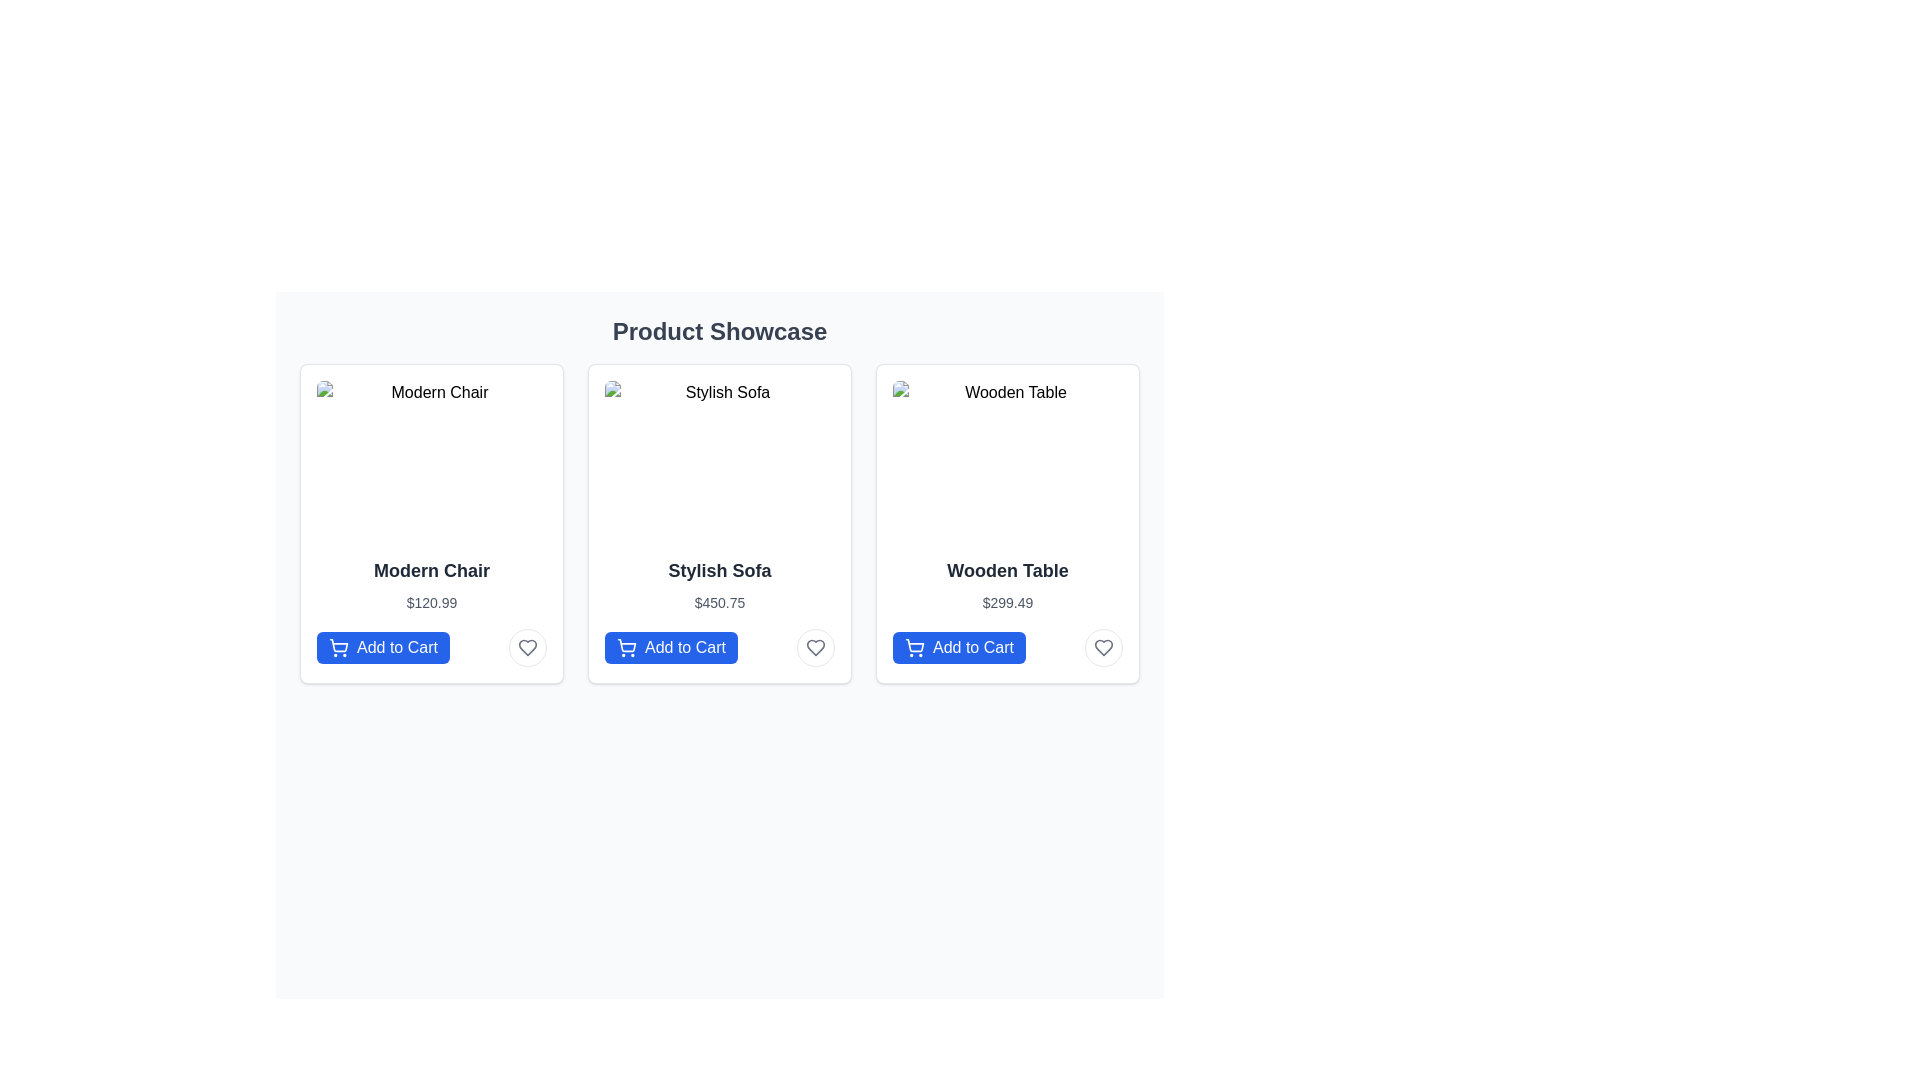  I want to click on the 'Add to Cart' button, which is a blue rounded rectangle button located at the bottom of the 'Wooden Table' product card in the 'Product Showcase' section, so click(973, 648).